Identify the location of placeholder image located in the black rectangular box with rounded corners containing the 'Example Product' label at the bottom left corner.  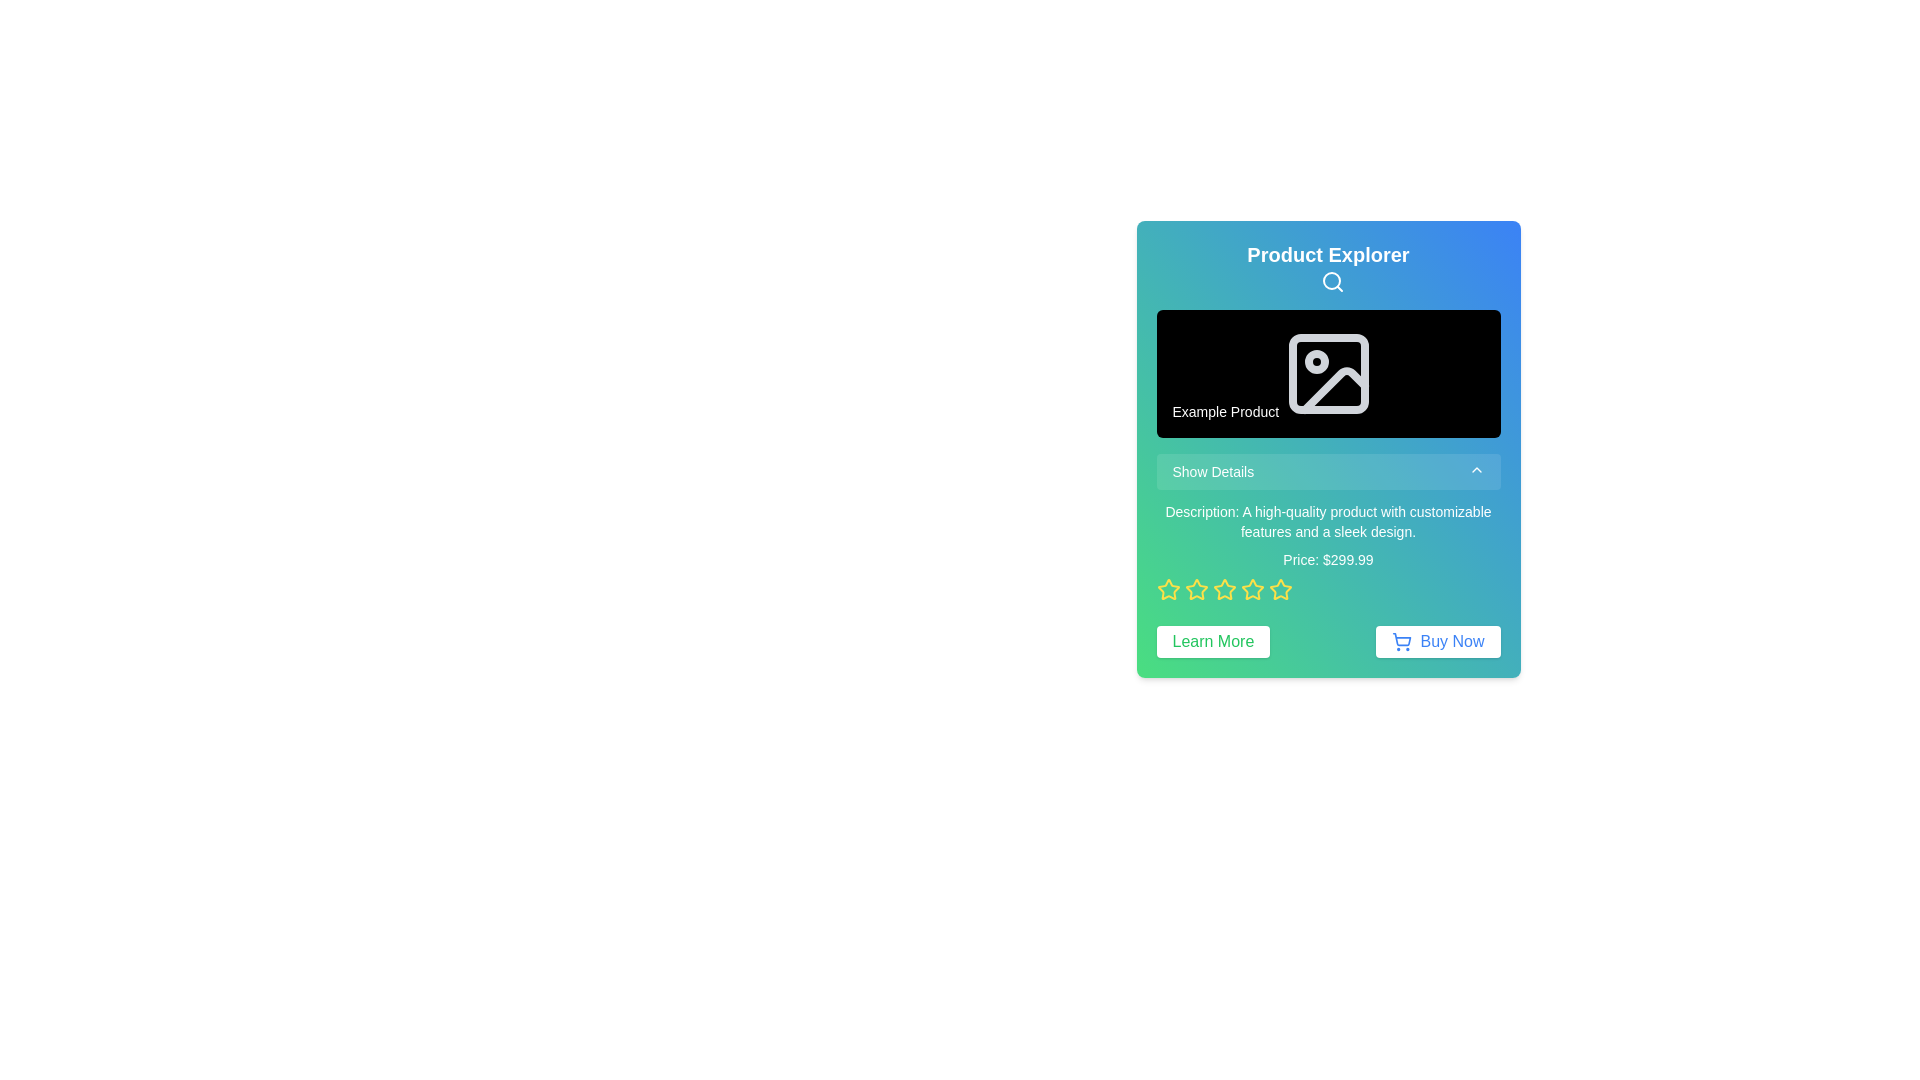
(1328, 373).